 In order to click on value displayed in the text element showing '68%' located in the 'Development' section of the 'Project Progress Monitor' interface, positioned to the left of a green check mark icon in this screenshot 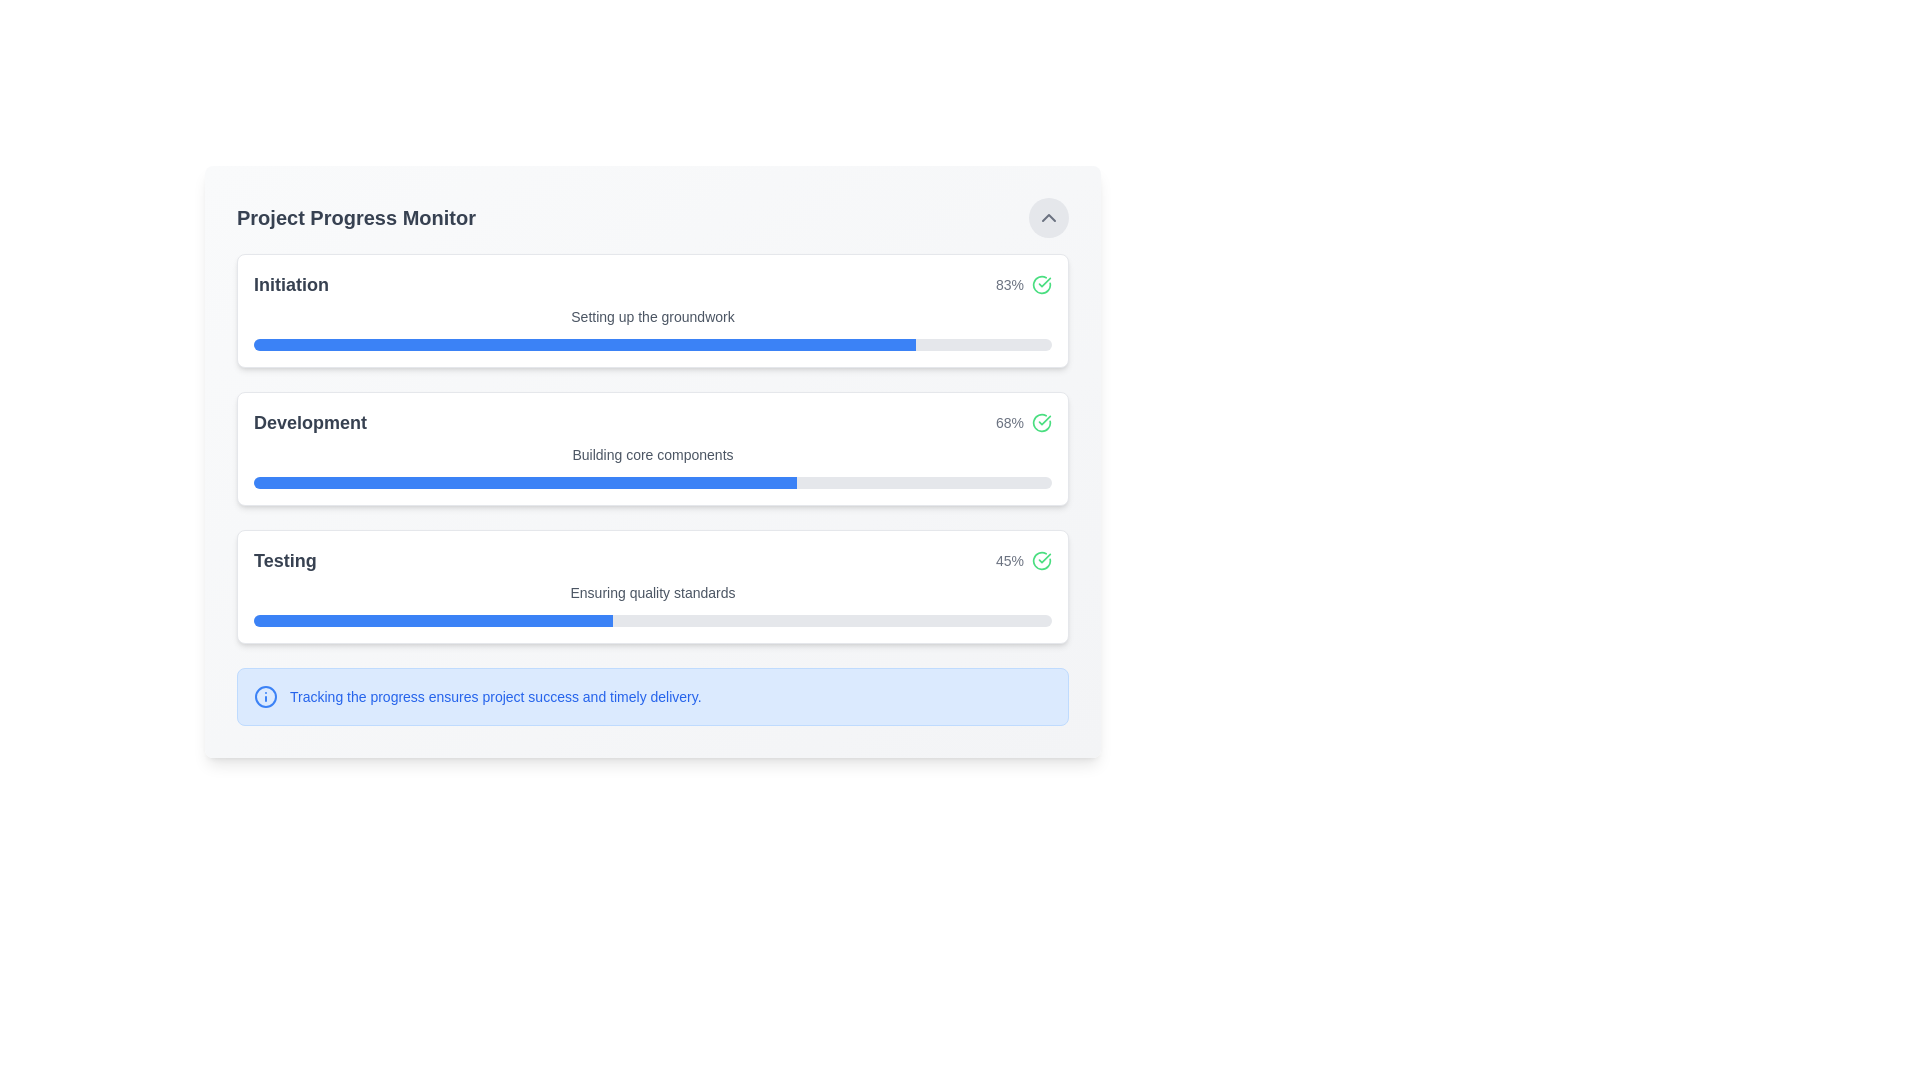, I will do `click(1009, 422)`.